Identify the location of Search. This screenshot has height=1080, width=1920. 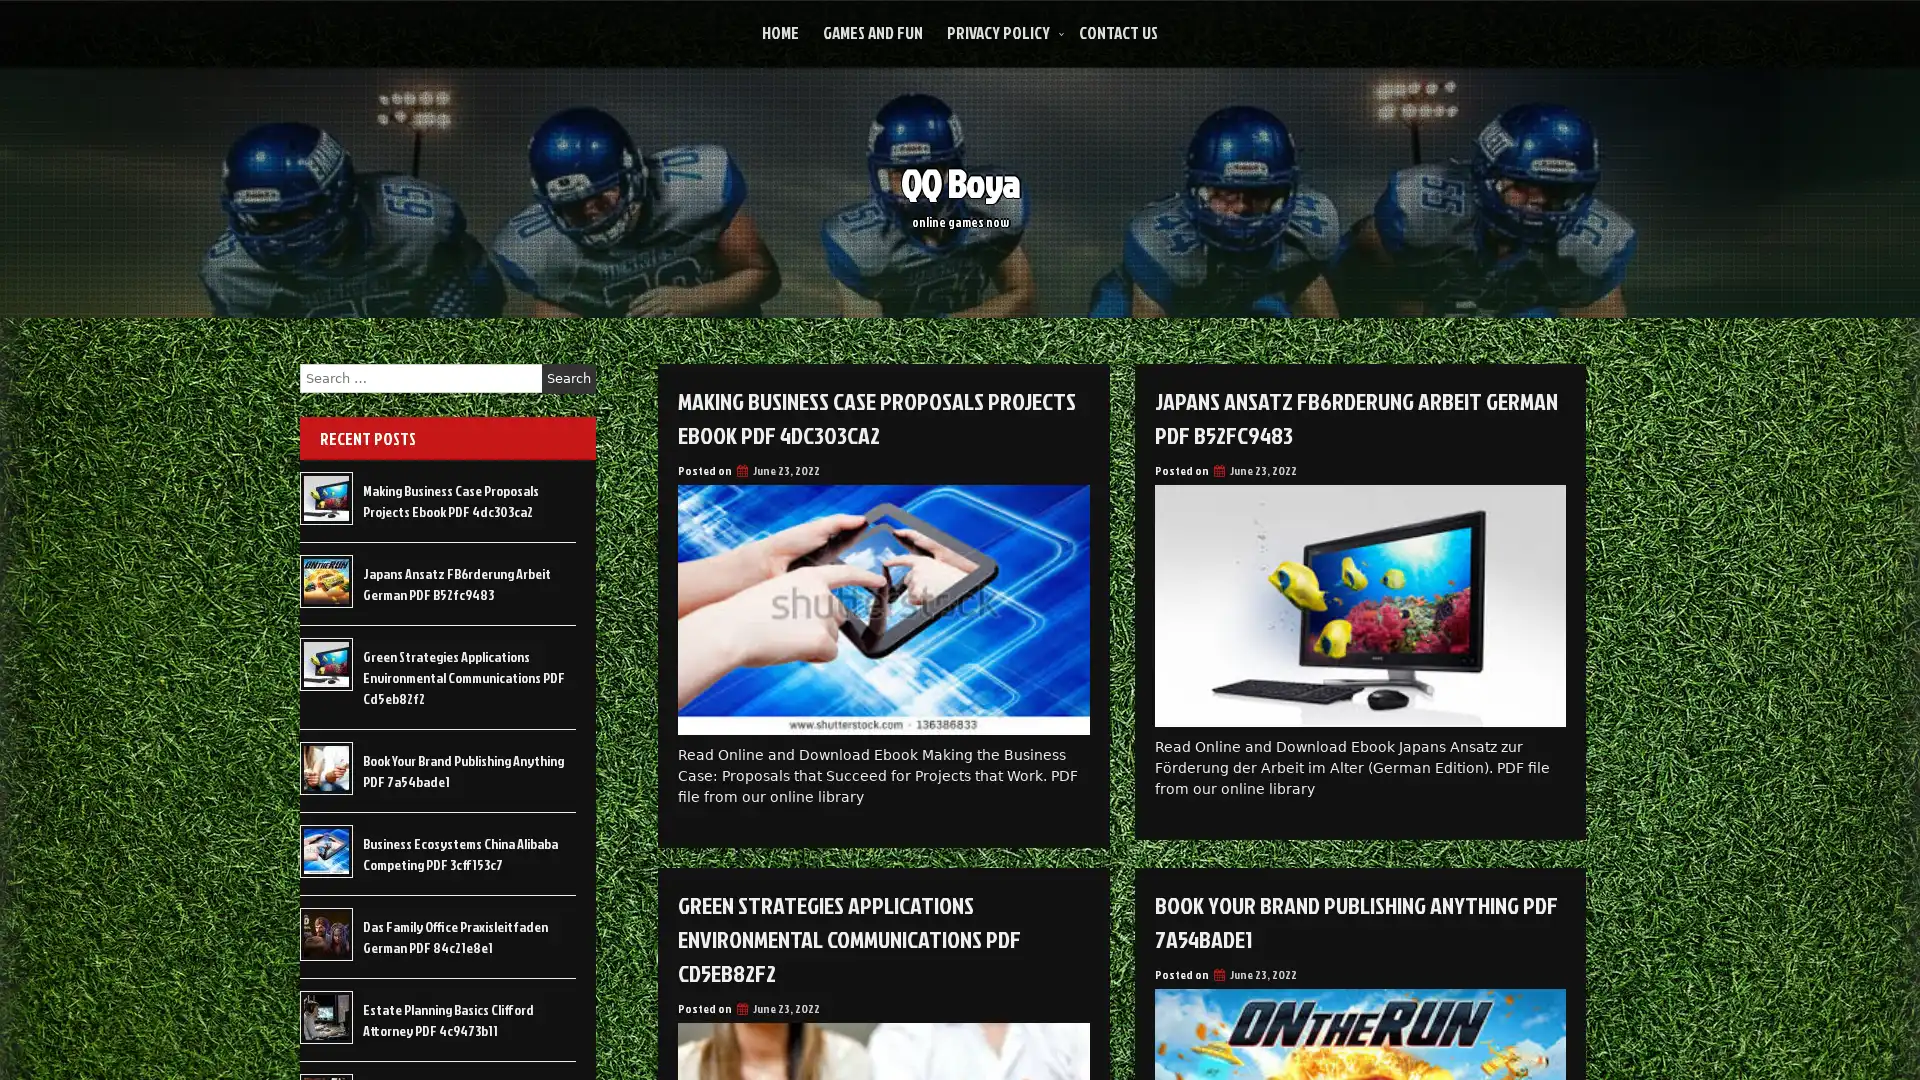
(568, 378).